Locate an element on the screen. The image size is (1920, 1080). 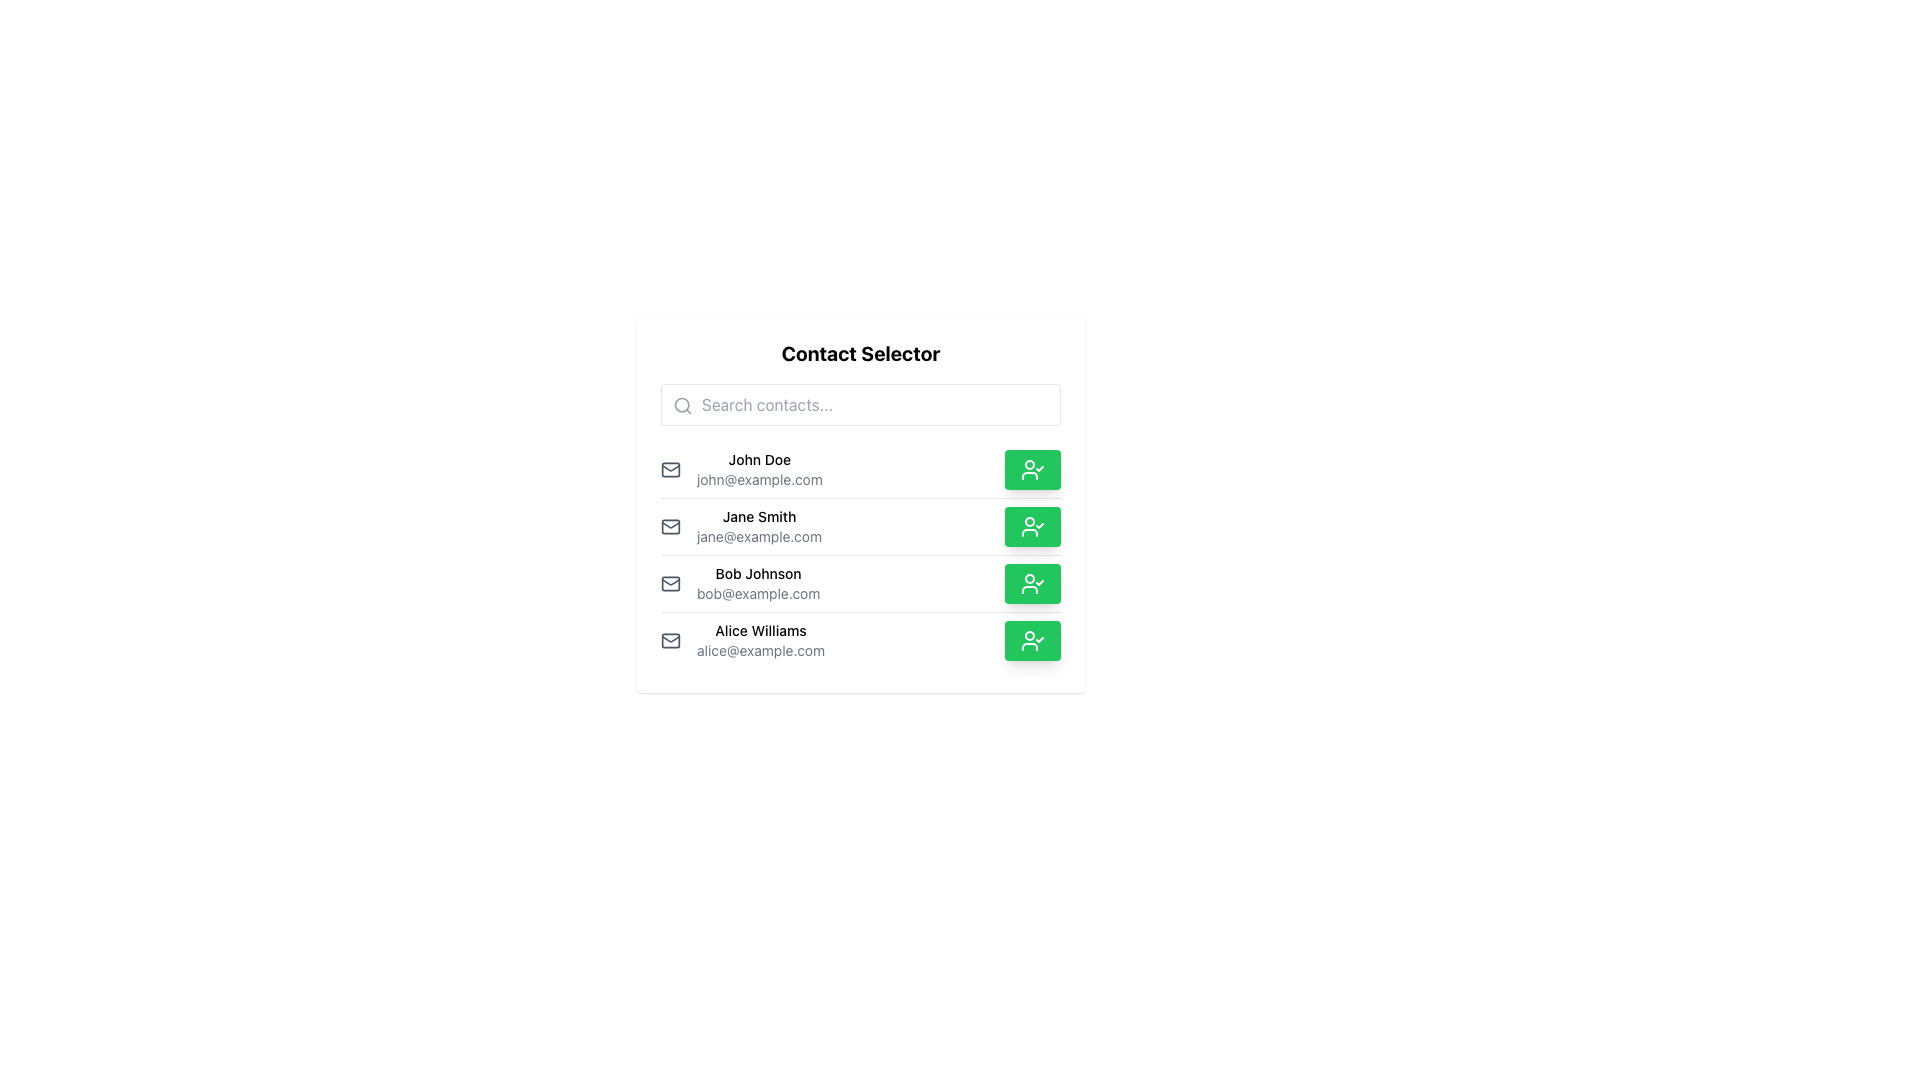
the email address in the contact information row for 'Jane Smith' to copy or open a mail app is located at coordinates (860, 525).